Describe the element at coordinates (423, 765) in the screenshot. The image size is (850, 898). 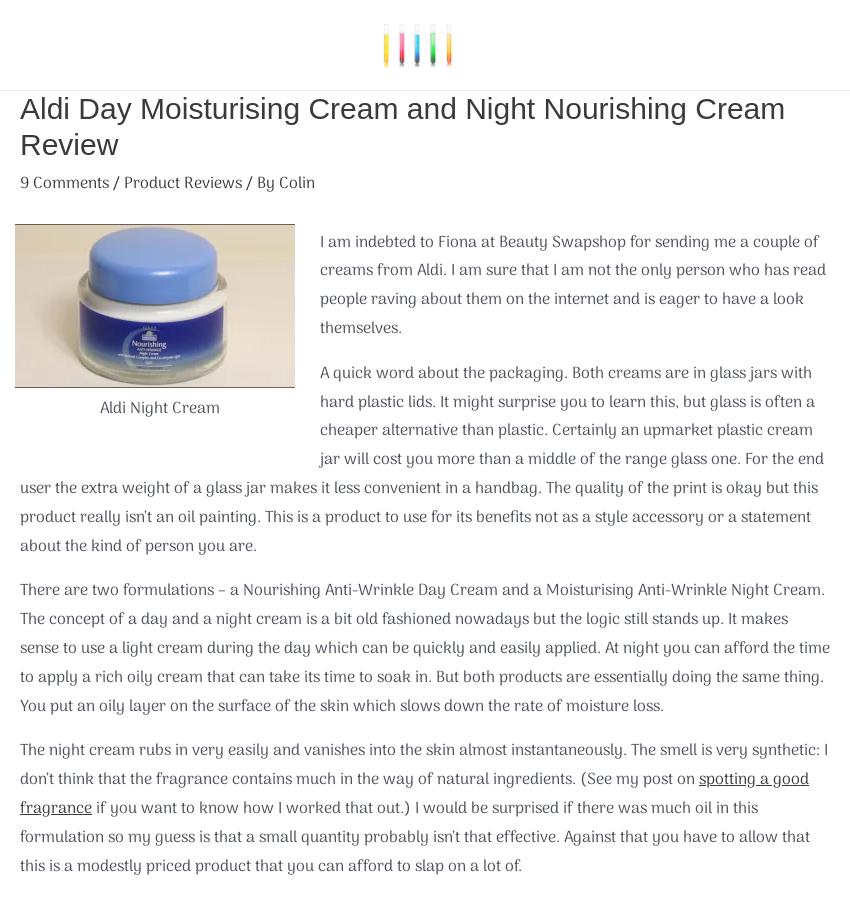
I see `'The night cream rubs in very easily and vanishes into the skin almost instantaneously. The smell is very synthetic: I don’t think that the fragrance contains much in the way of natural ingredients. (See my post on'` at that location.